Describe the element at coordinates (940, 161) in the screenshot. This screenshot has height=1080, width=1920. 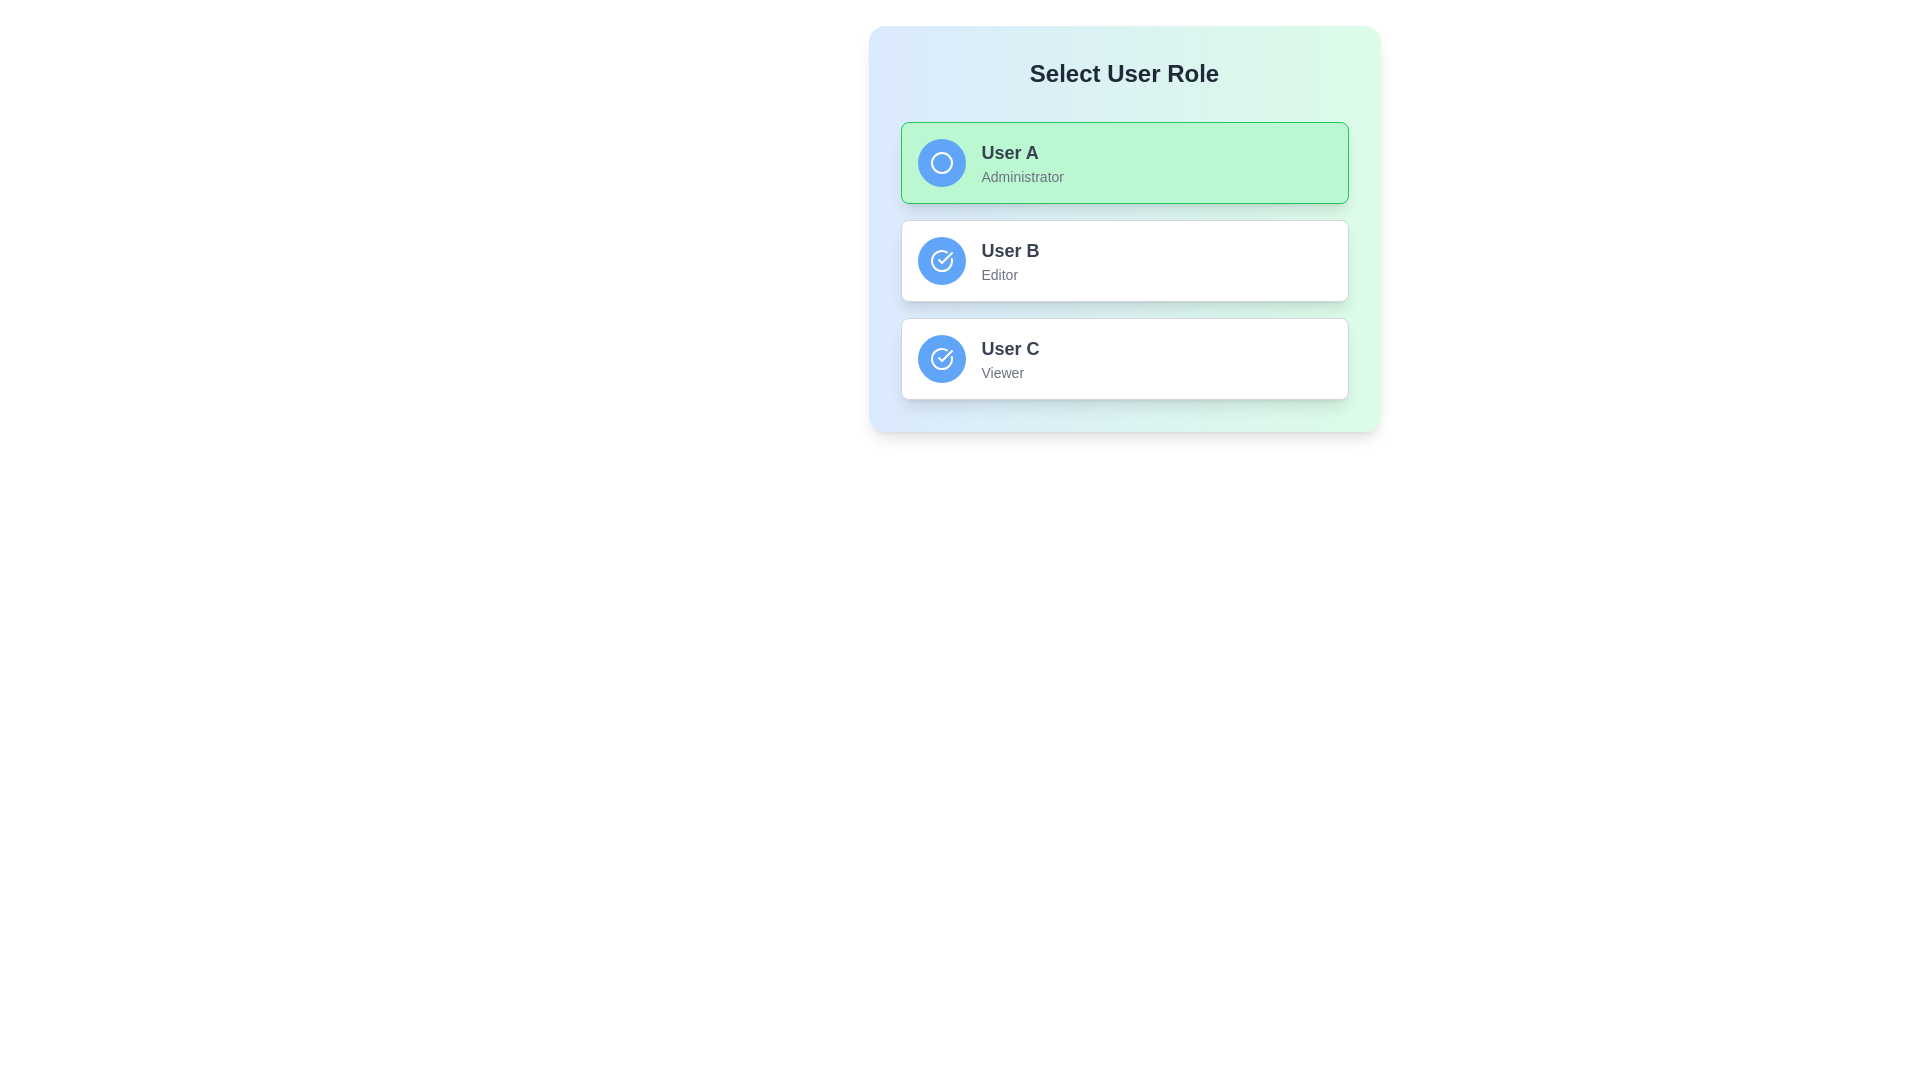
I see `the SVG Circle Element representing 'User A' in the 'Select User Role' list, visually distinguishing their role or selection` at that location.